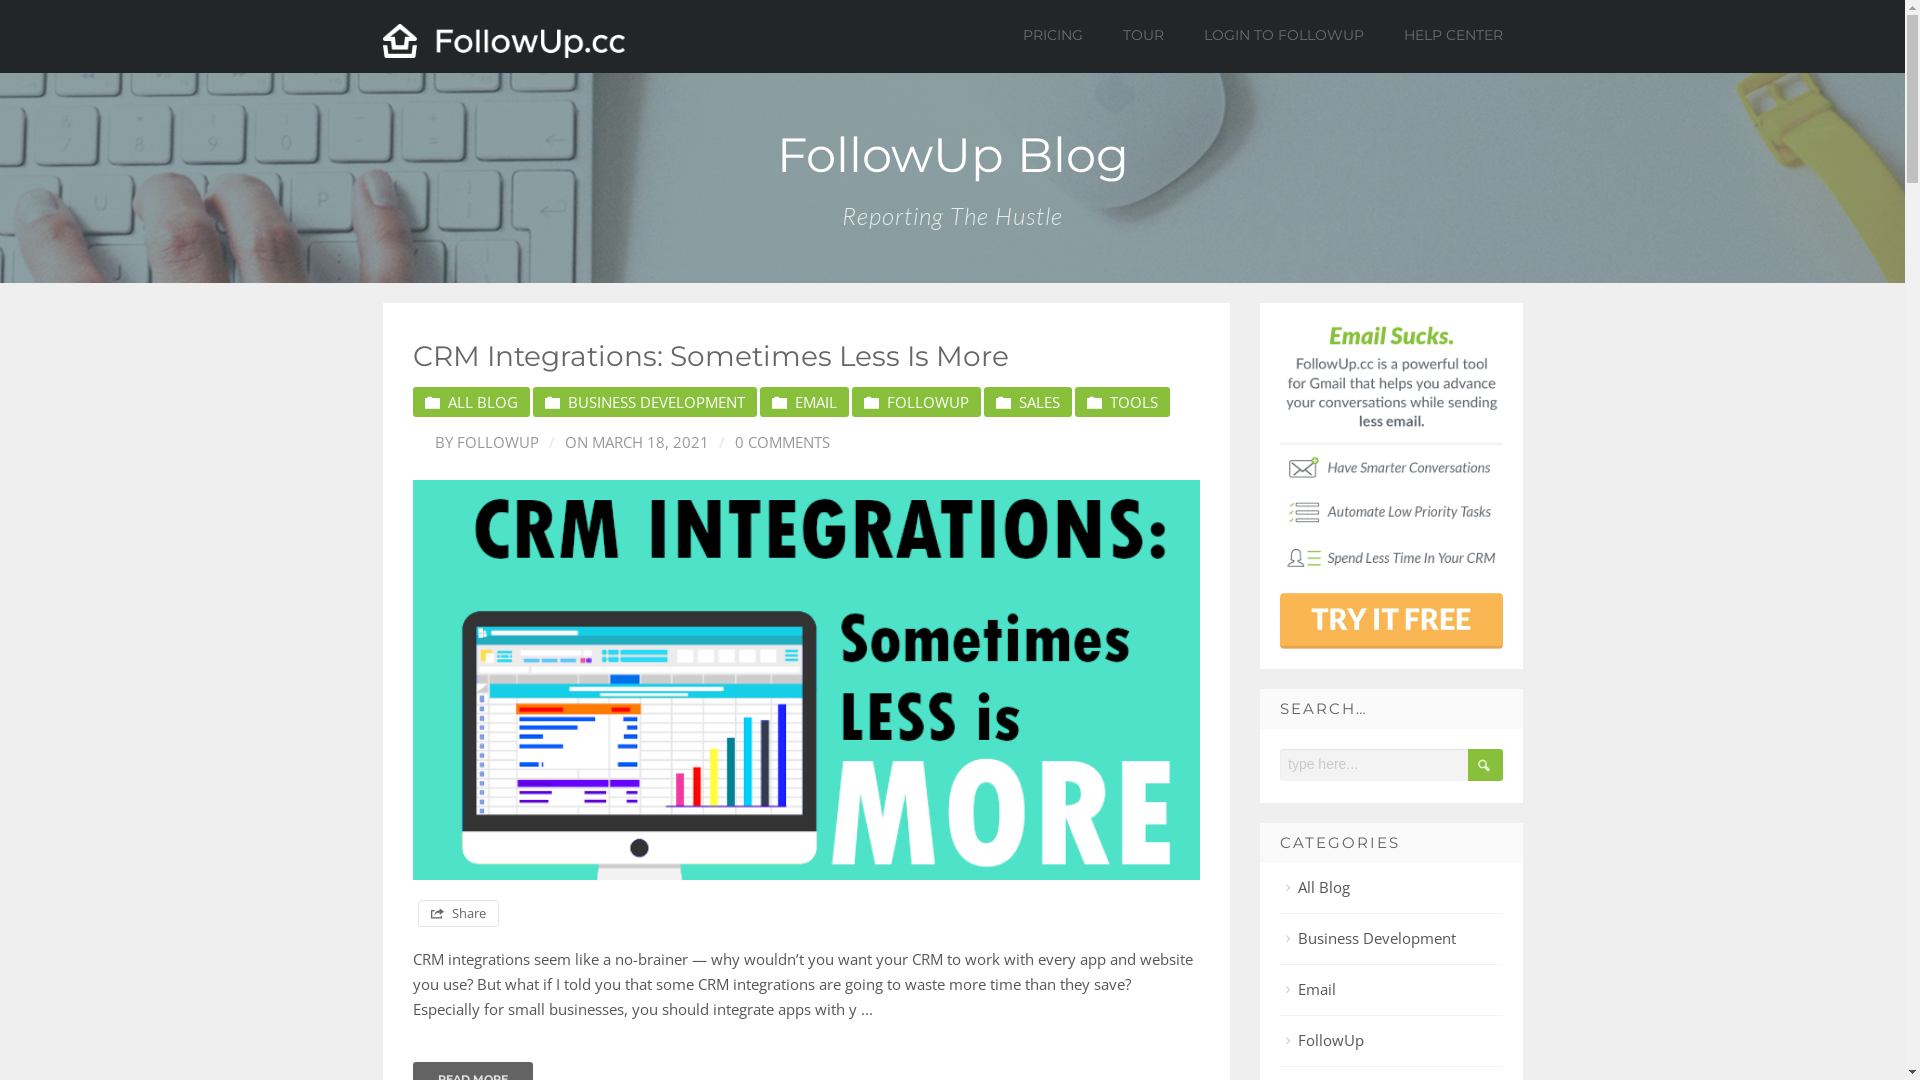 Image resolution: width=1920 pixels, height=1080 pixels. I want to click on 'LOGIN TO FOLLOWUP', so click(1188, 34).